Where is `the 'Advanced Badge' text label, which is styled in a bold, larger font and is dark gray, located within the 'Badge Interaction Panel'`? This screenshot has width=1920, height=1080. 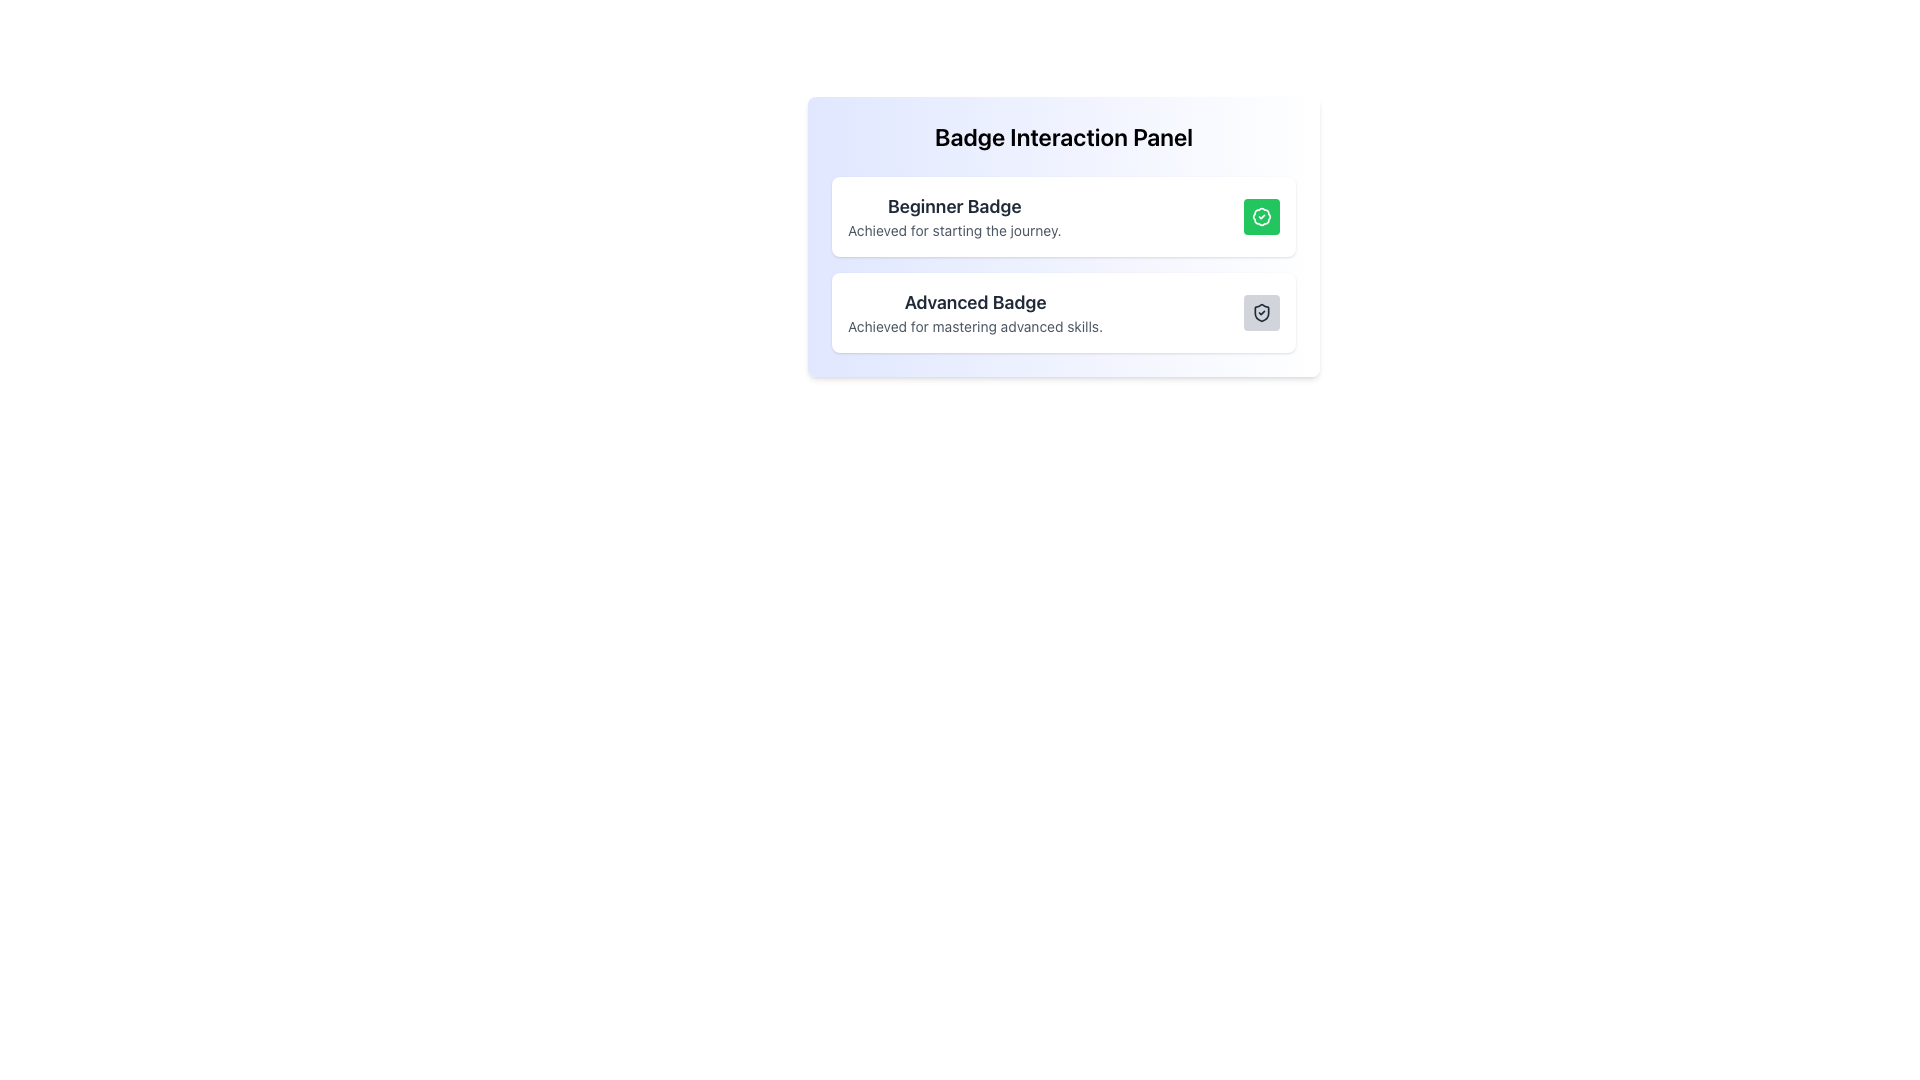
the 'Advanced Badge' text label, which is styled in a bold, larger font and is dark gray, located within the 'Badge Interaction Panel' is located at coordinates (975, 303).